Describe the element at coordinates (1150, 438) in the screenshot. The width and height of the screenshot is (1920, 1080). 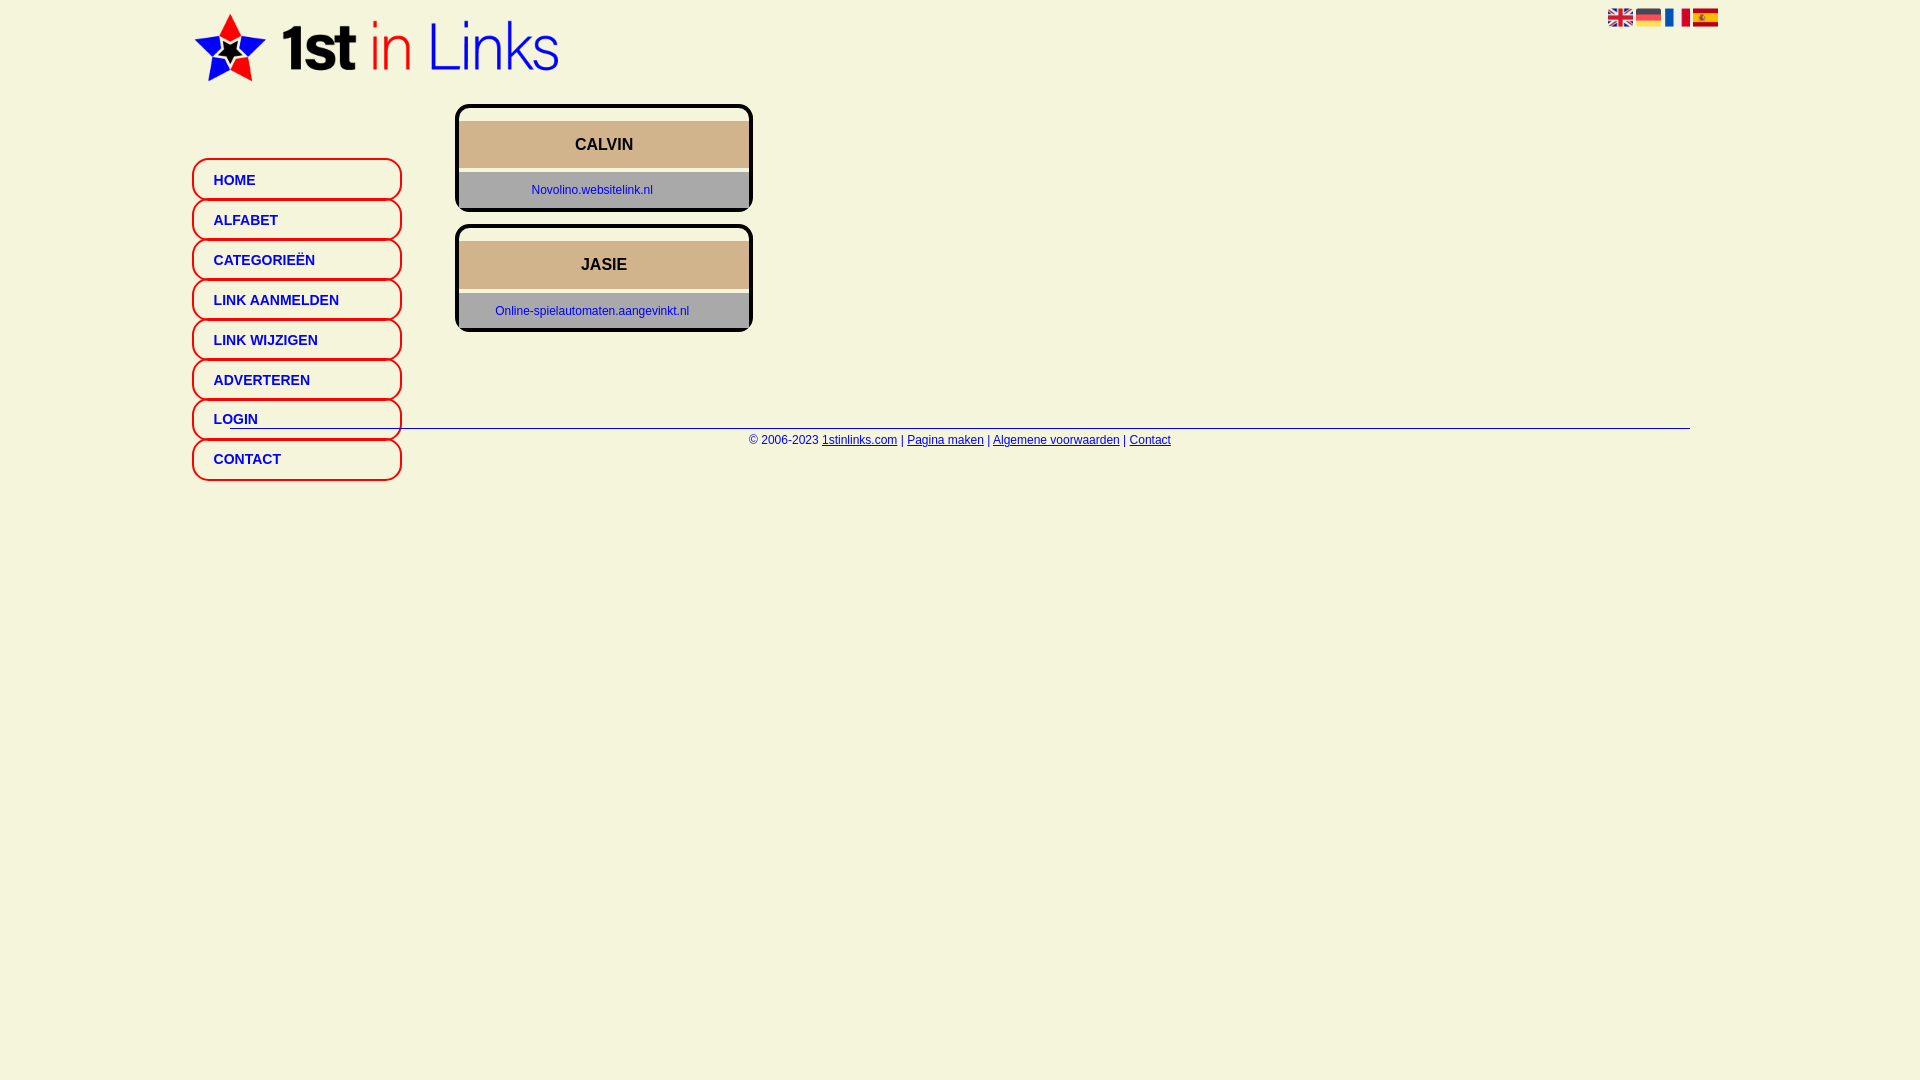
I see `'Contact'` at that location.